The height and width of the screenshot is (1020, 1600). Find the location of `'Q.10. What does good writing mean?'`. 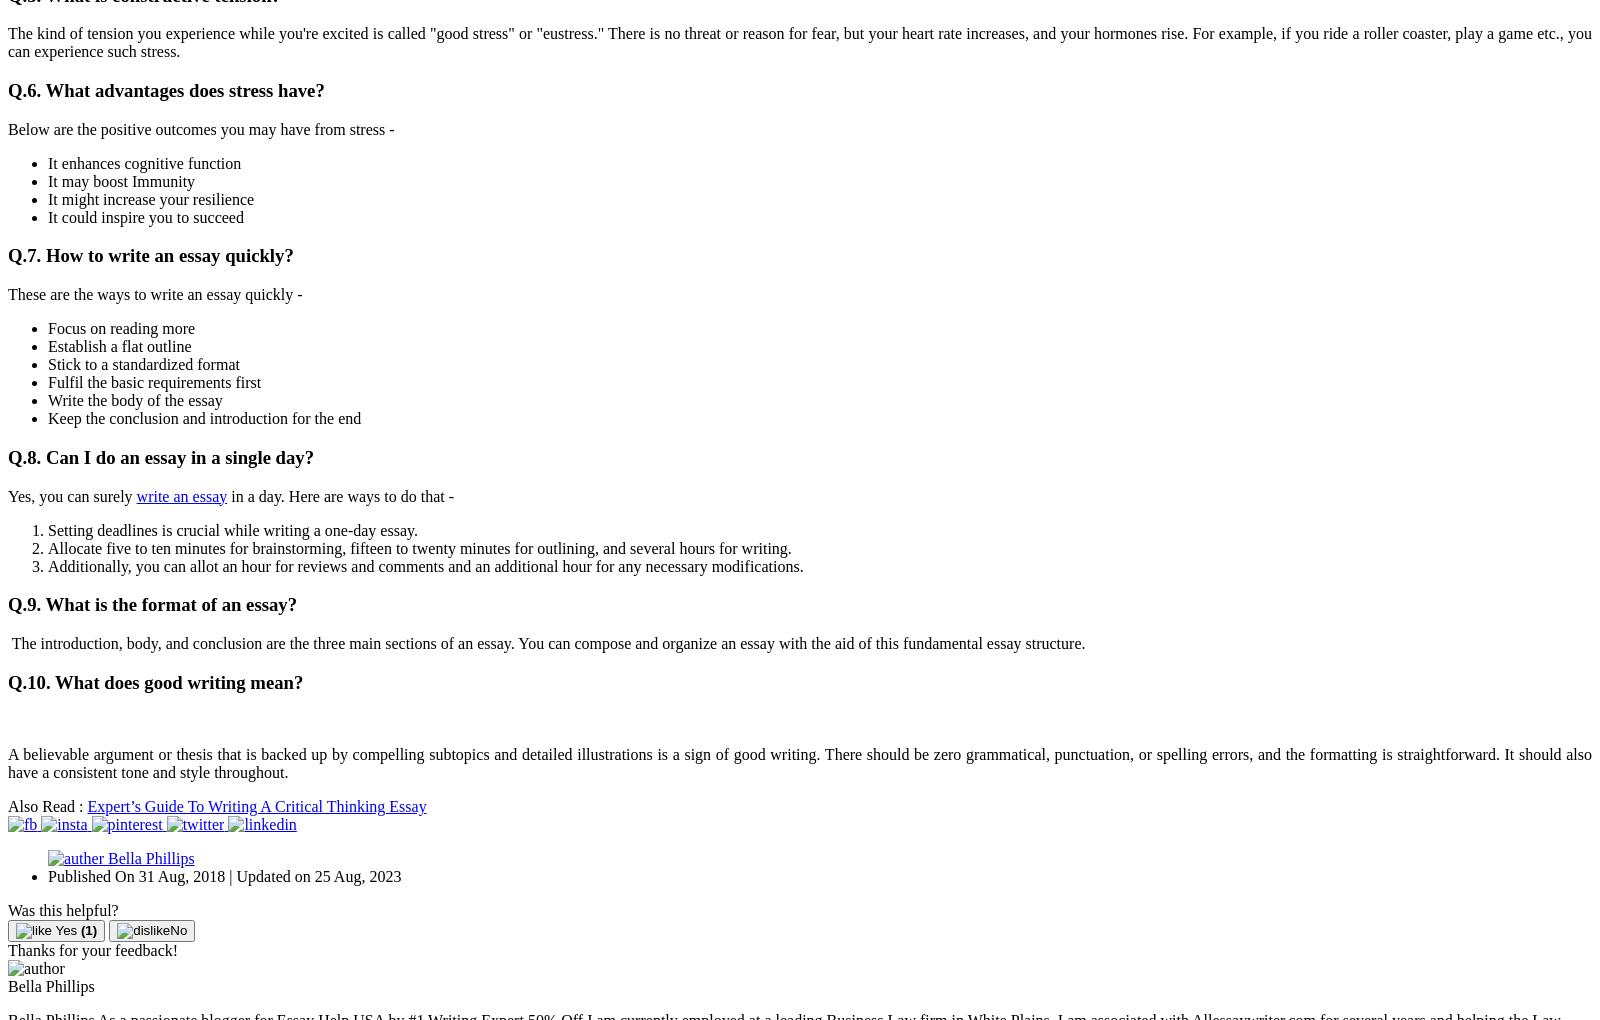

'Q.10. What does good writing mean?' is located at coordinates (154, 680).